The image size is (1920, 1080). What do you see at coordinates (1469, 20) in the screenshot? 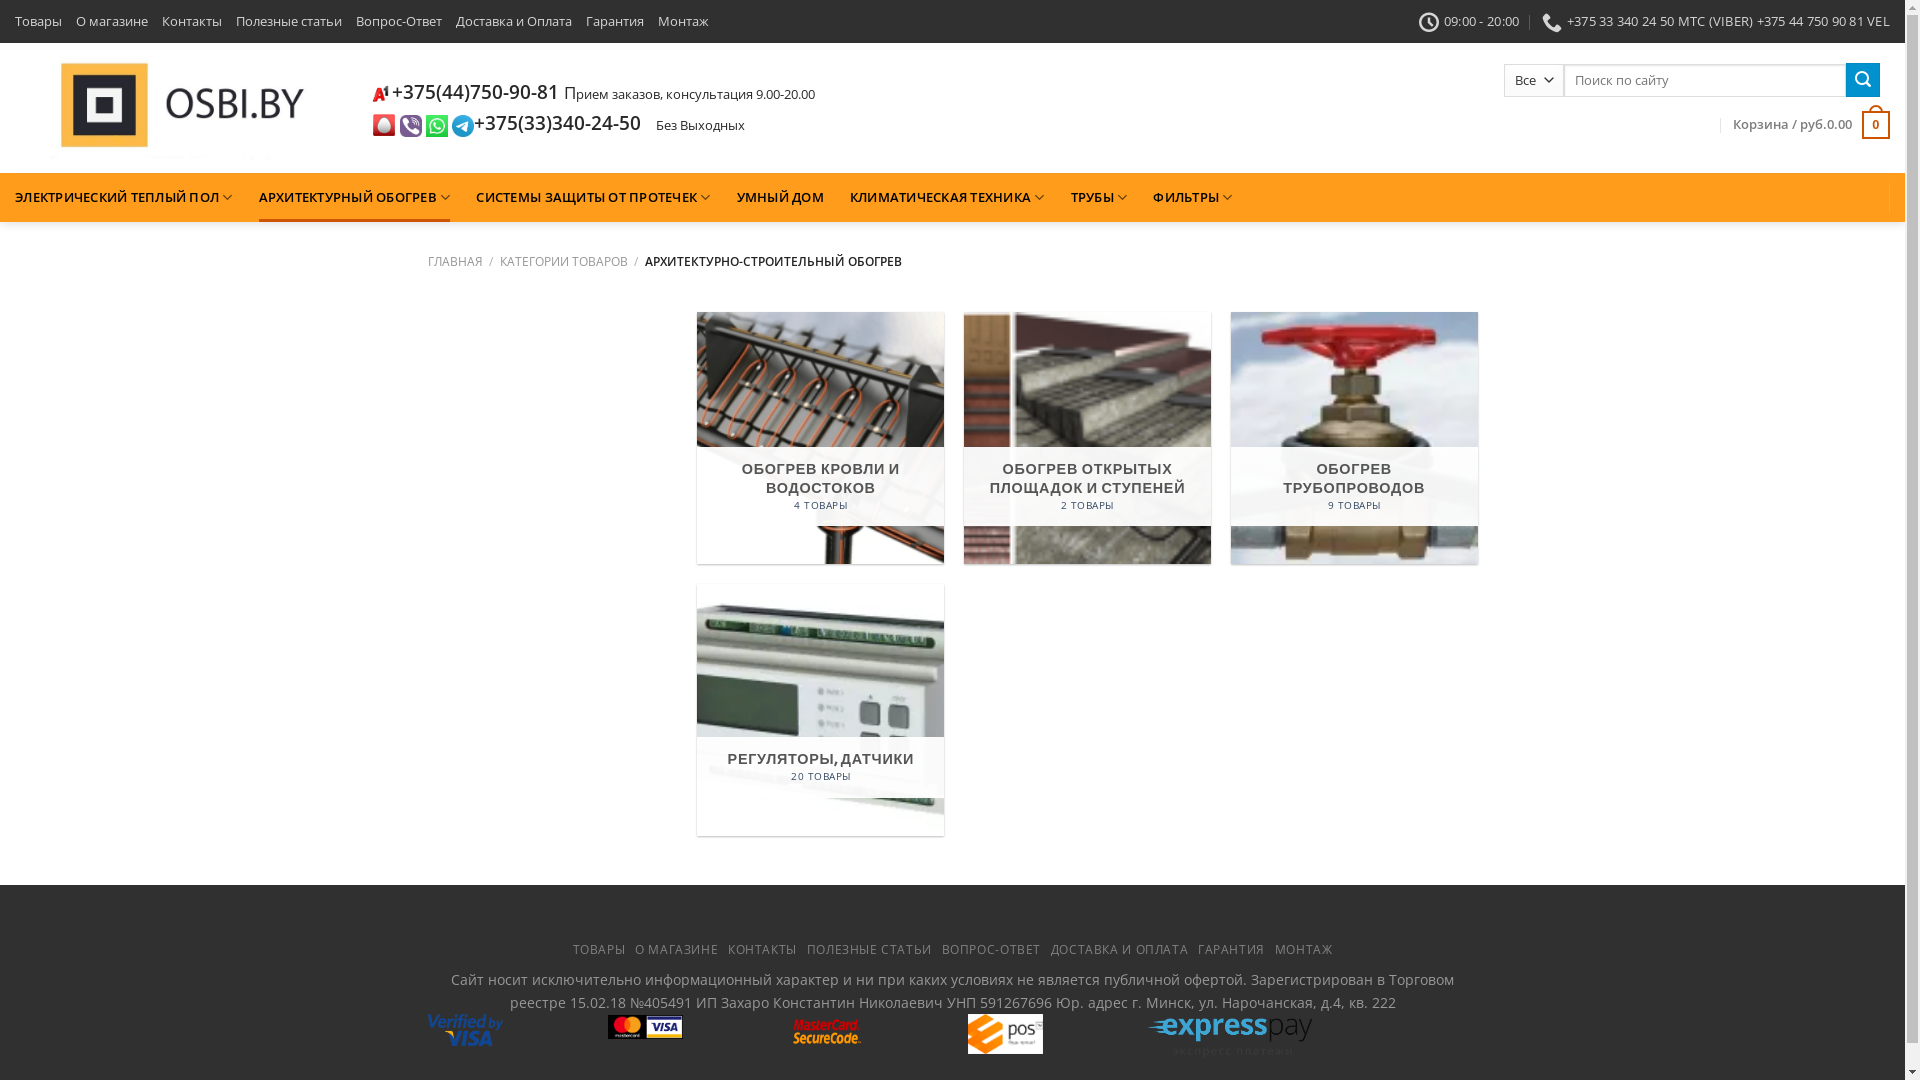
I see `'09:00 - 20:00'` at bounding box center [1469, 20].